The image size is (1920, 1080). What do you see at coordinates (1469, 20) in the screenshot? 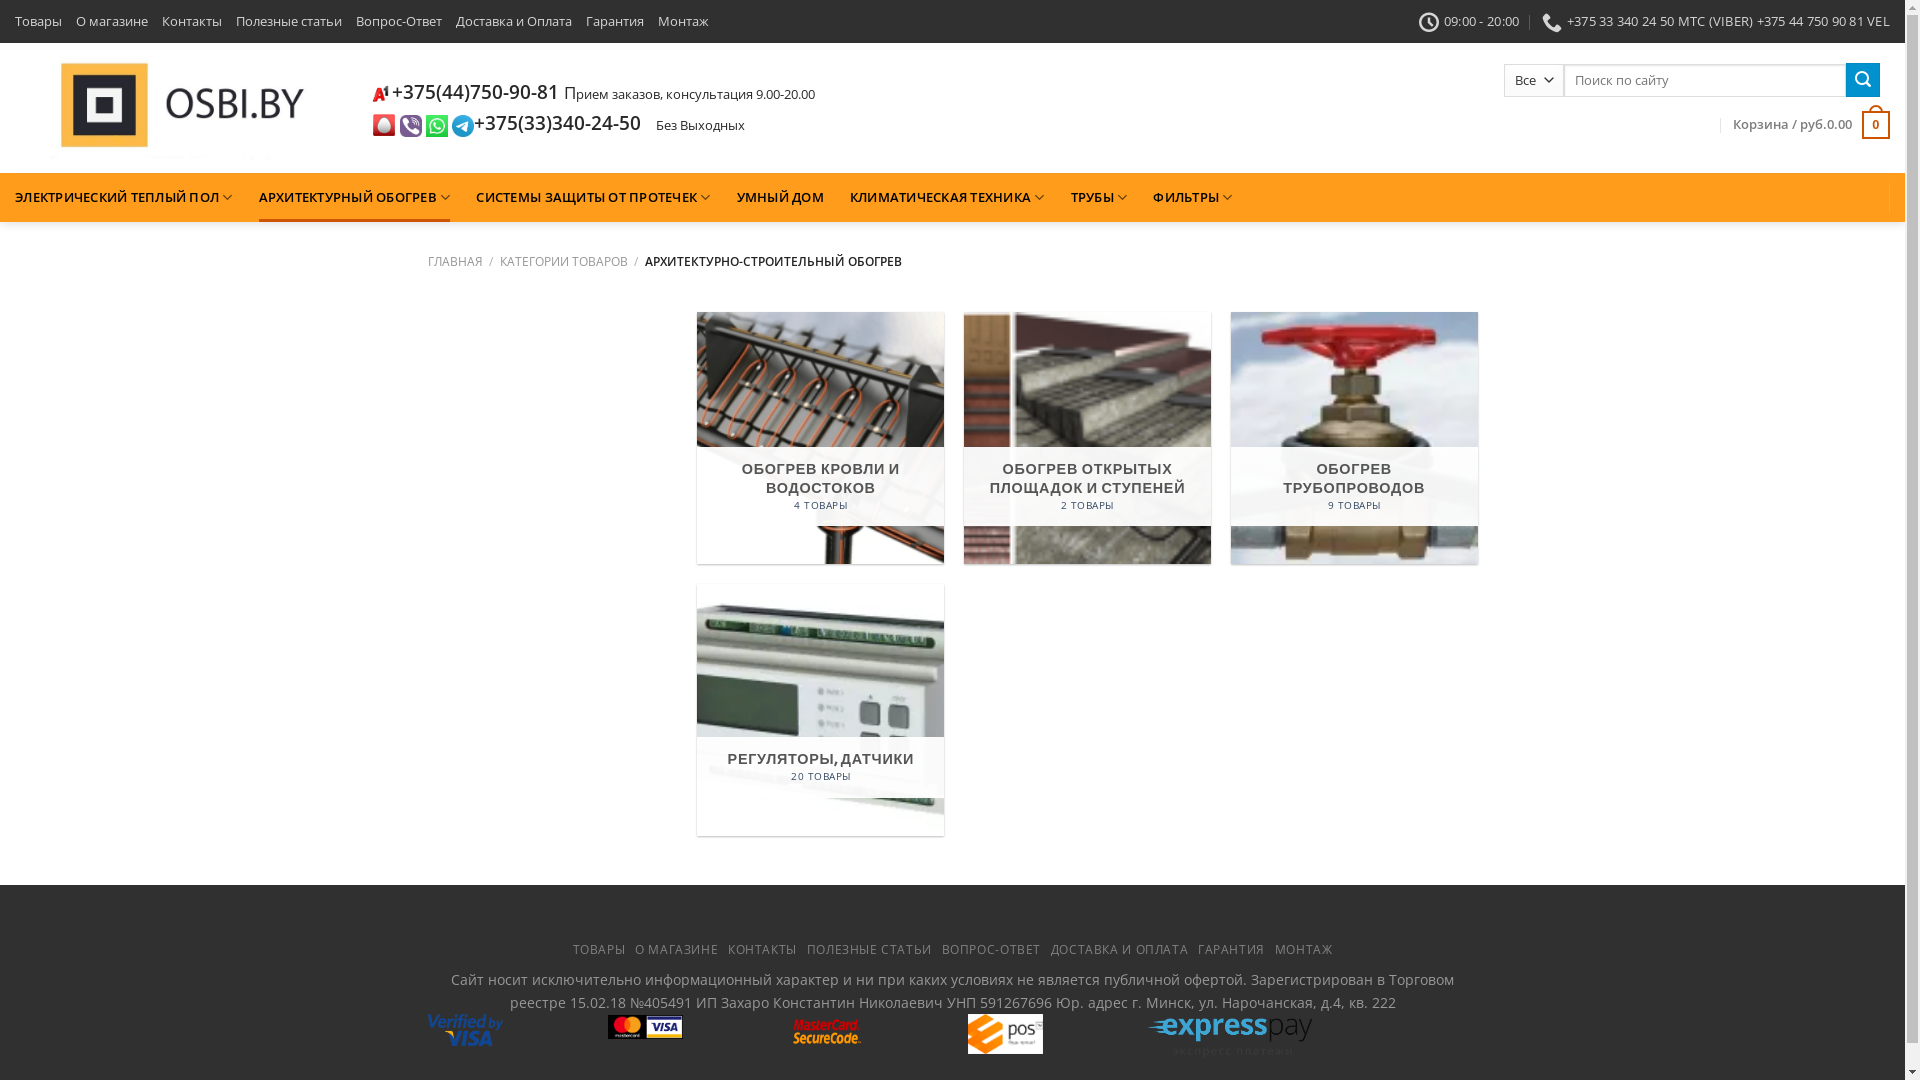
I see `'09:00 - 20:00'` at bounding box center [1469, 20].